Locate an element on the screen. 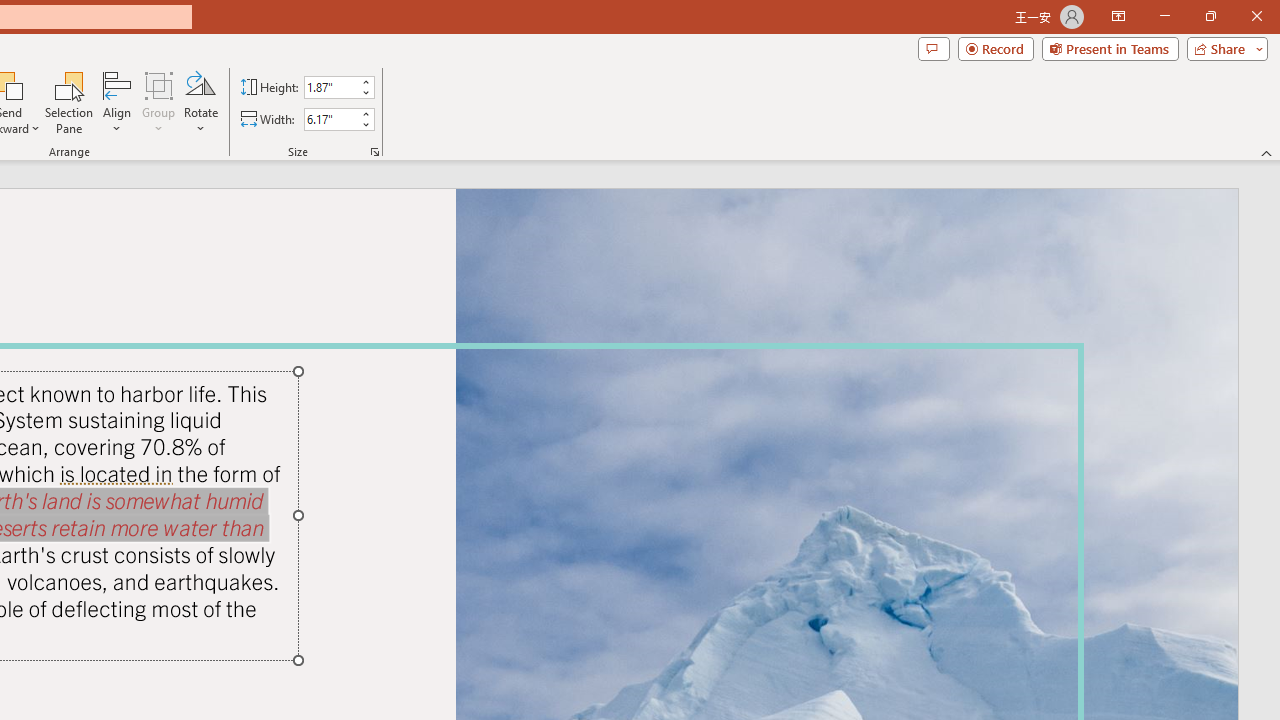  'Selection Pane...' is located at coordinates (69, 103).